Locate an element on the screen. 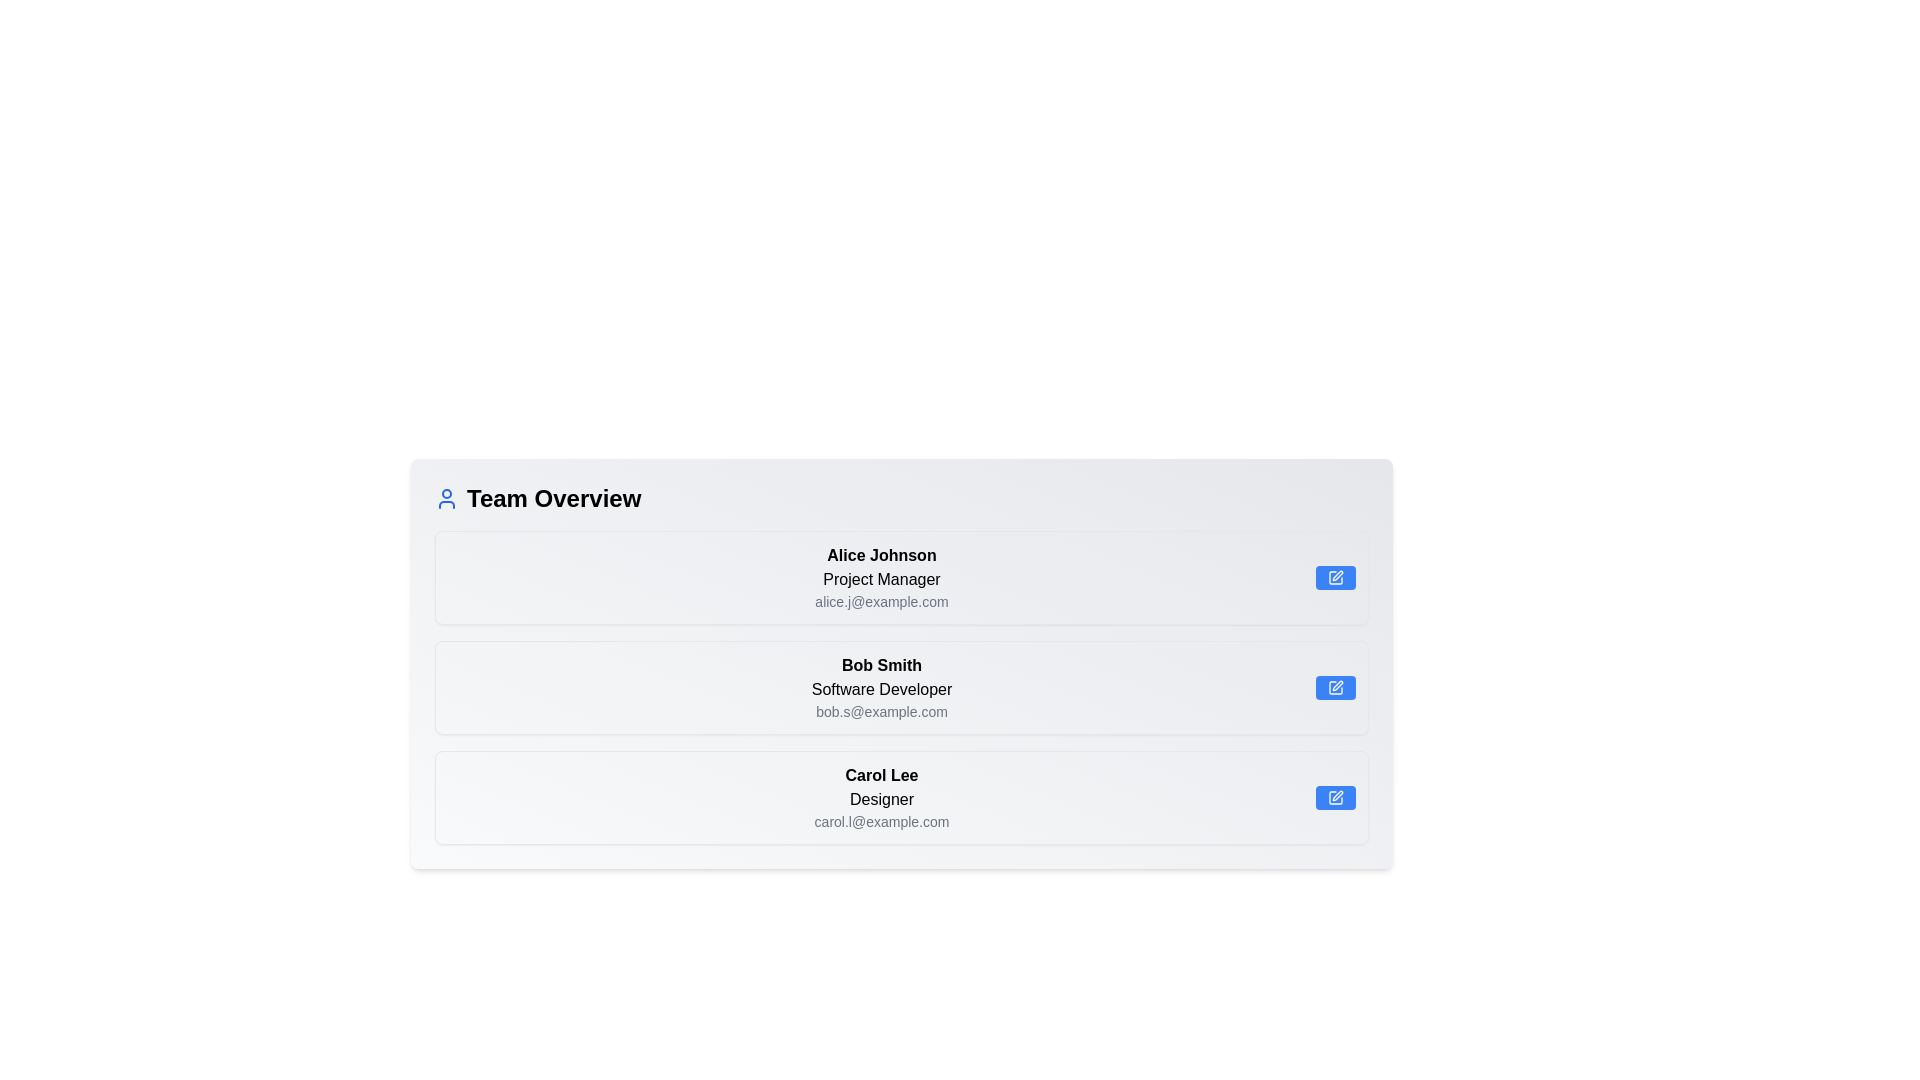 This screenshot has height=1080, width=1920. the edit button for 'Carol Lee' located in the rightmost section of her card within the 'Team Overview' section is located at coordinates (1335, 797).